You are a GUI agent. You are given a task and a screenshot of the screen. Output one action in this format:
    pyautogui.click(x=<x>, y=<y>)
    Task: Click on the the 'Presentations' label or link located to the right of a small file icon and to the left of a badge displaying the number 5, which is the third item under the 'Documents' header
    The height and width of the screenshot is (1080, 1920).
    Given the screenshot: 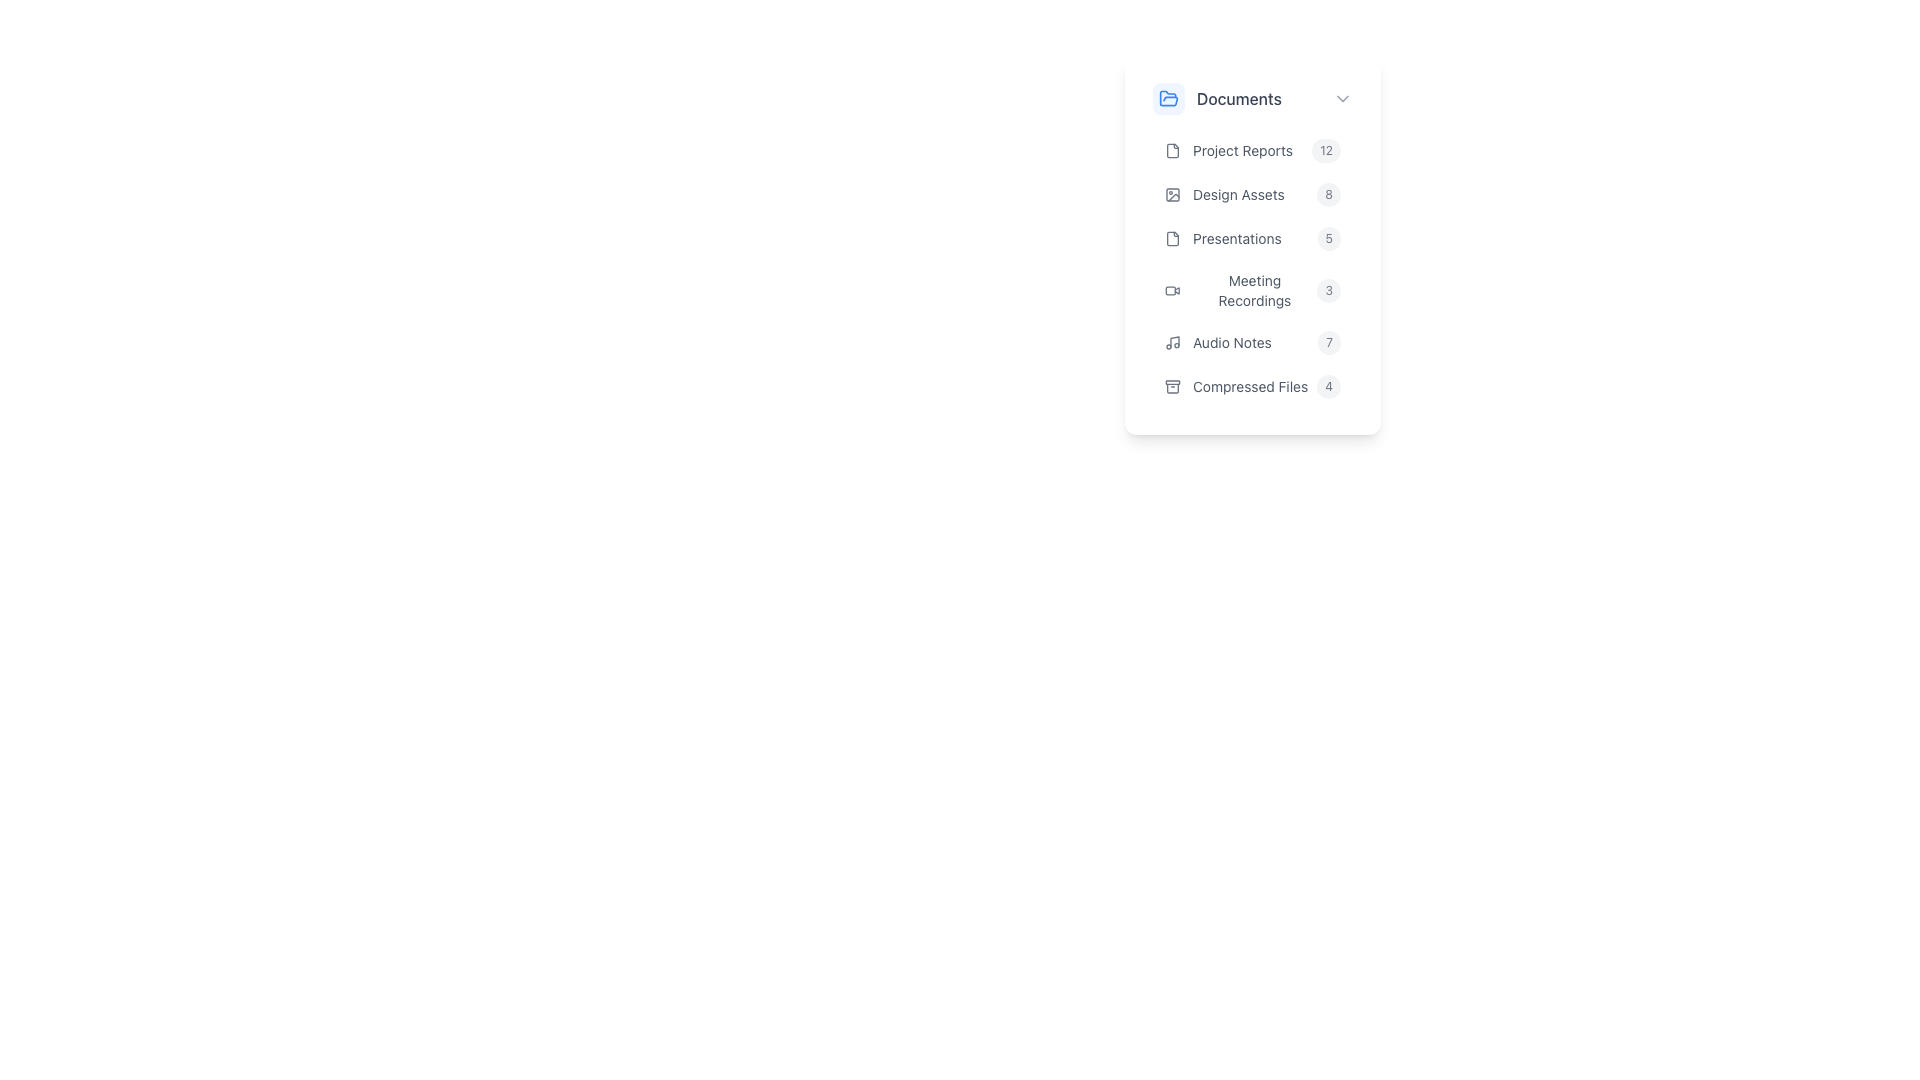 What is the action you would take?
    pyautogui.click(x=1236, y=238)
    